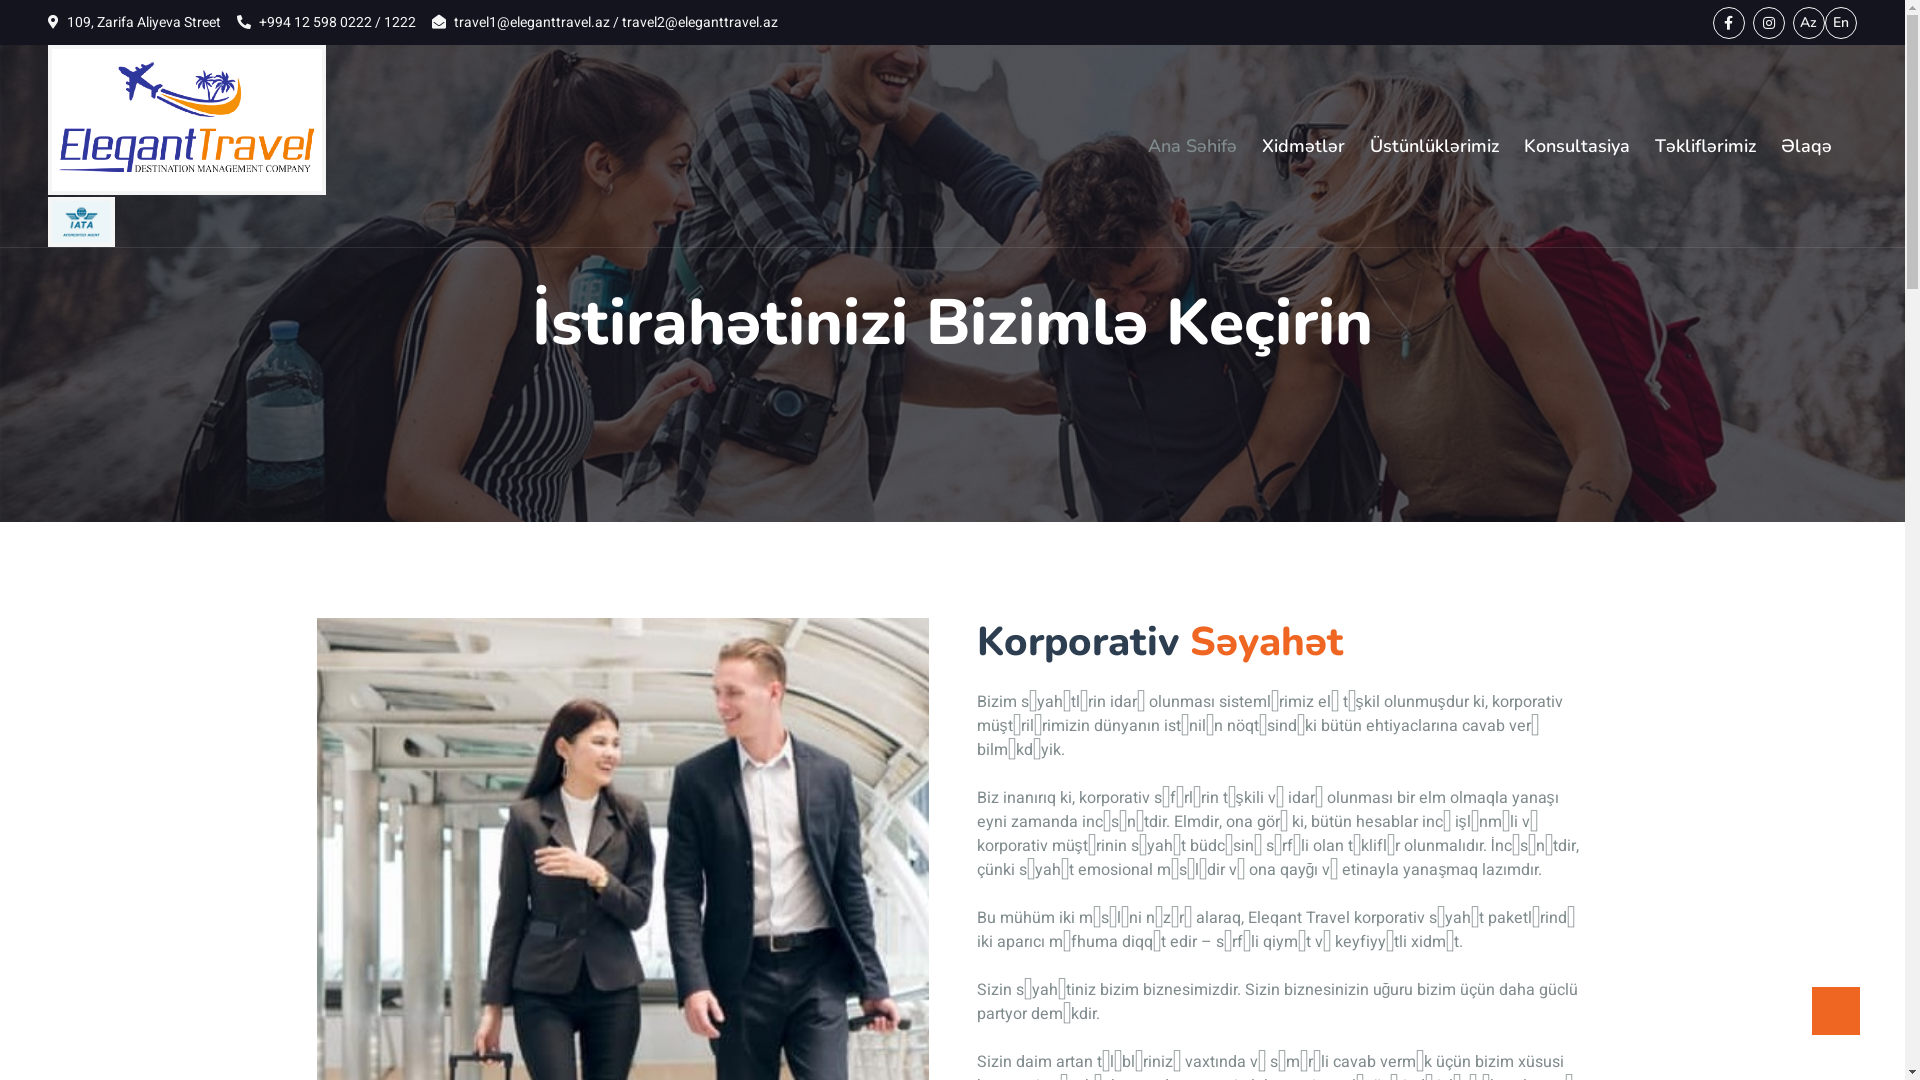 This screenshot has width=1920, height=1080. Describe the element at coordinates (1576, 145) in the screenshot. I see `'Konsultasiya'` at that location.